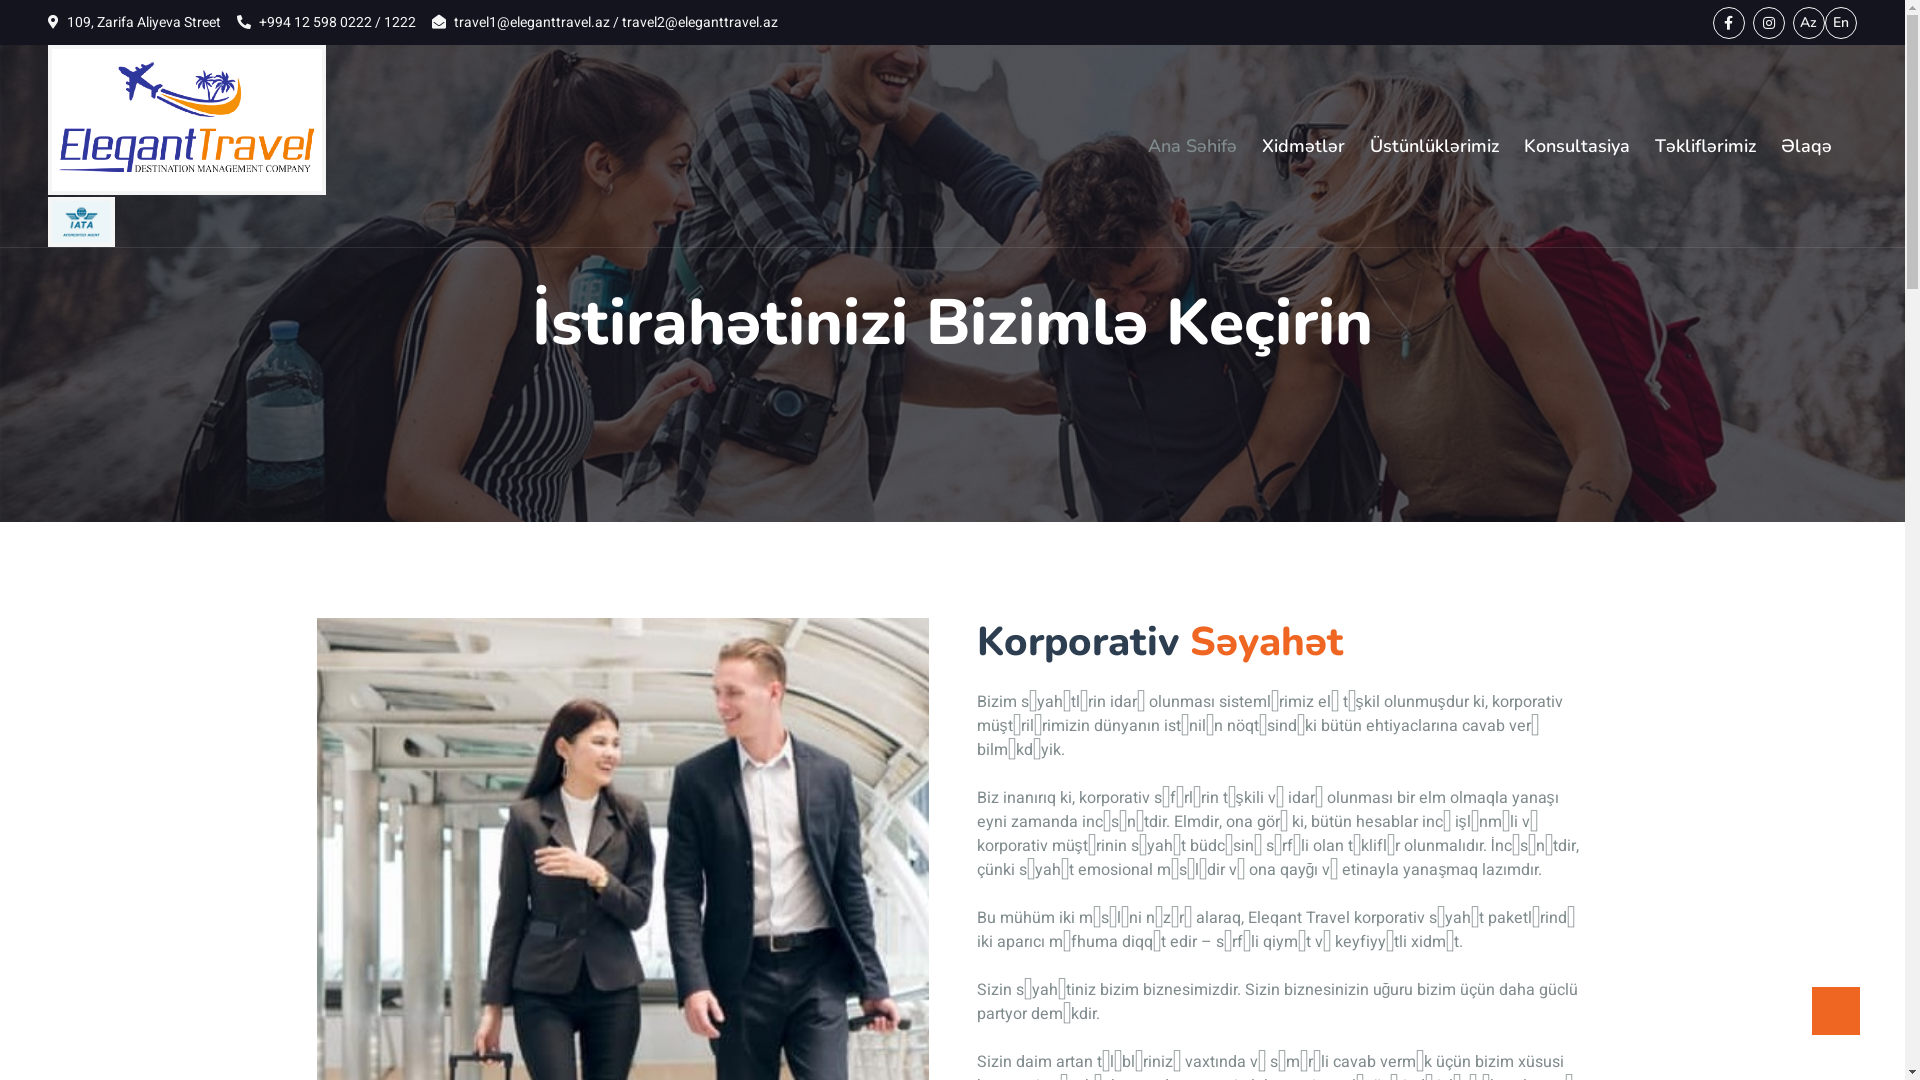 This screenshot has width=1920, height=1080. Describe the element at coordinates (1576, 145) in the screenshot. I see `'Konsultasiya'` at that location.